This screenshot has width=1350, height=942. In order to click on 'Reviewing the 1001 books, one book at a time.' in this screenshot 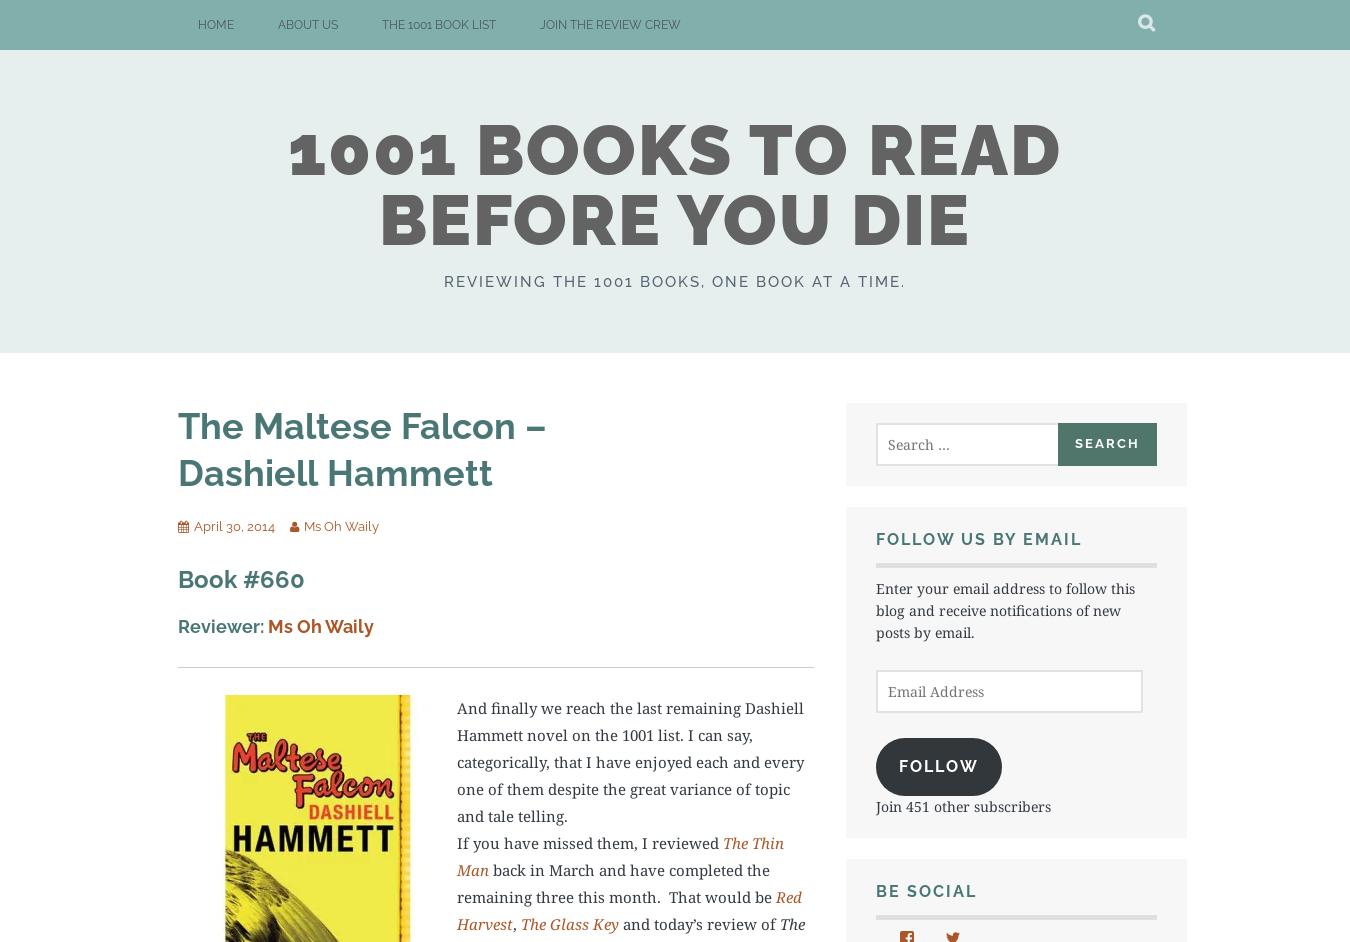, I will do `click(675, 279)`.